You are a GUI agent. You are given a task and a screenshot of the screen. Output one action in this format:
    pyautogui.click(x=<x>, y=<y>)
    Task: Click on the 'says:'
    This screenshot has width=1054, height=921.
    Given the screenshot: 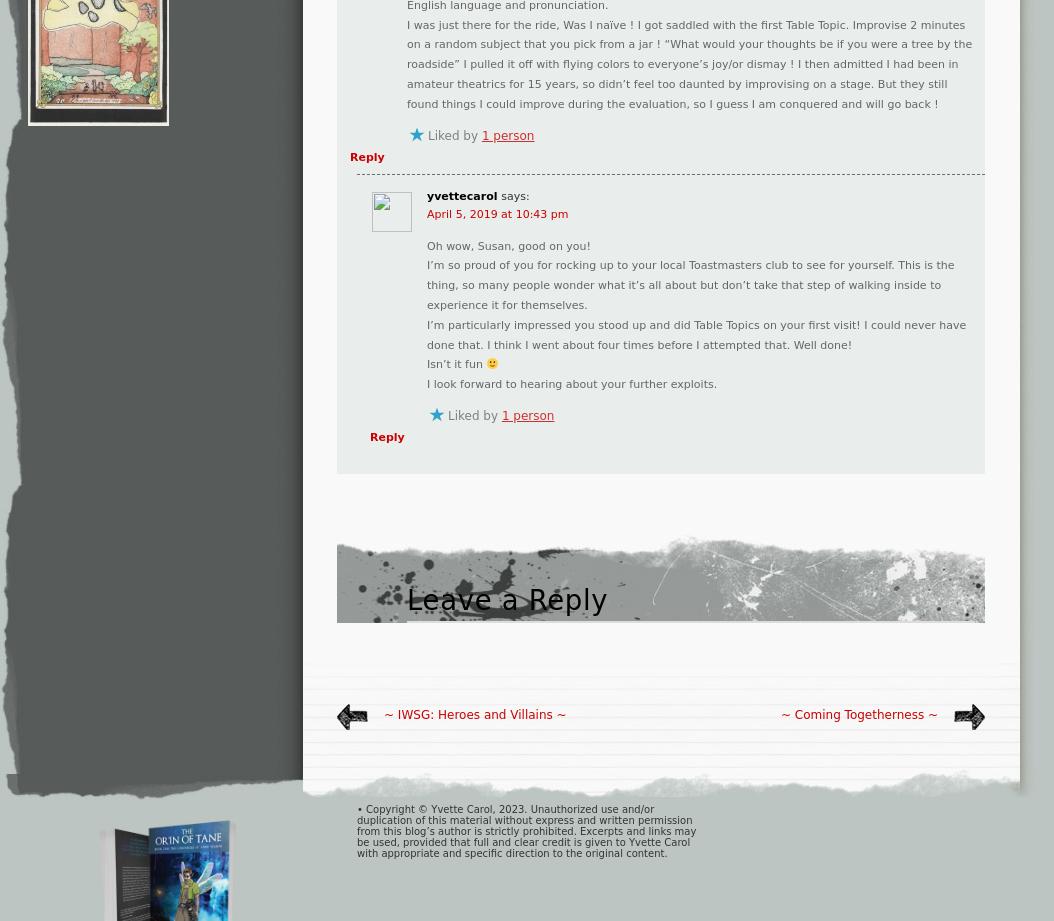 What is the action you would take?
    pyautogui.click(x=513, y=194)
    